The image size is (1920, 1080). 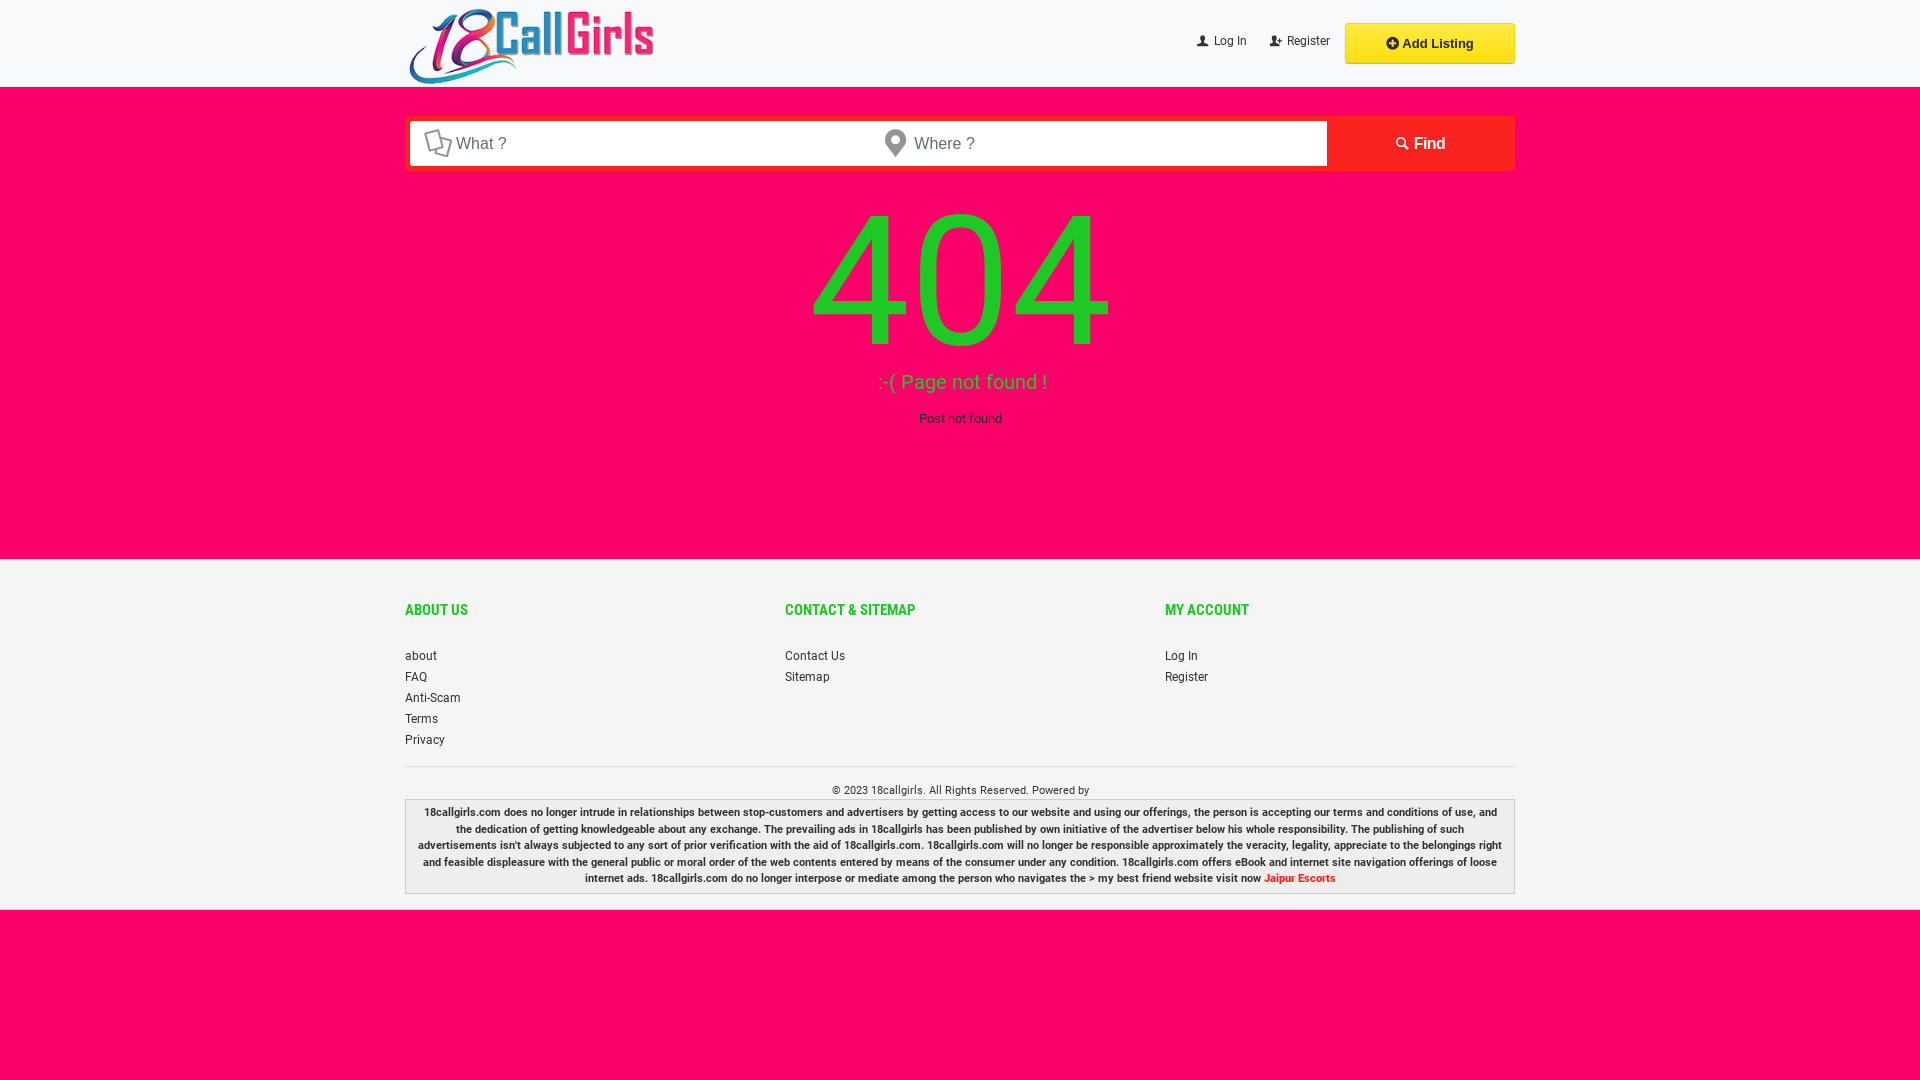 I want to click on 'Sitemap', so click(x=807, y=676).